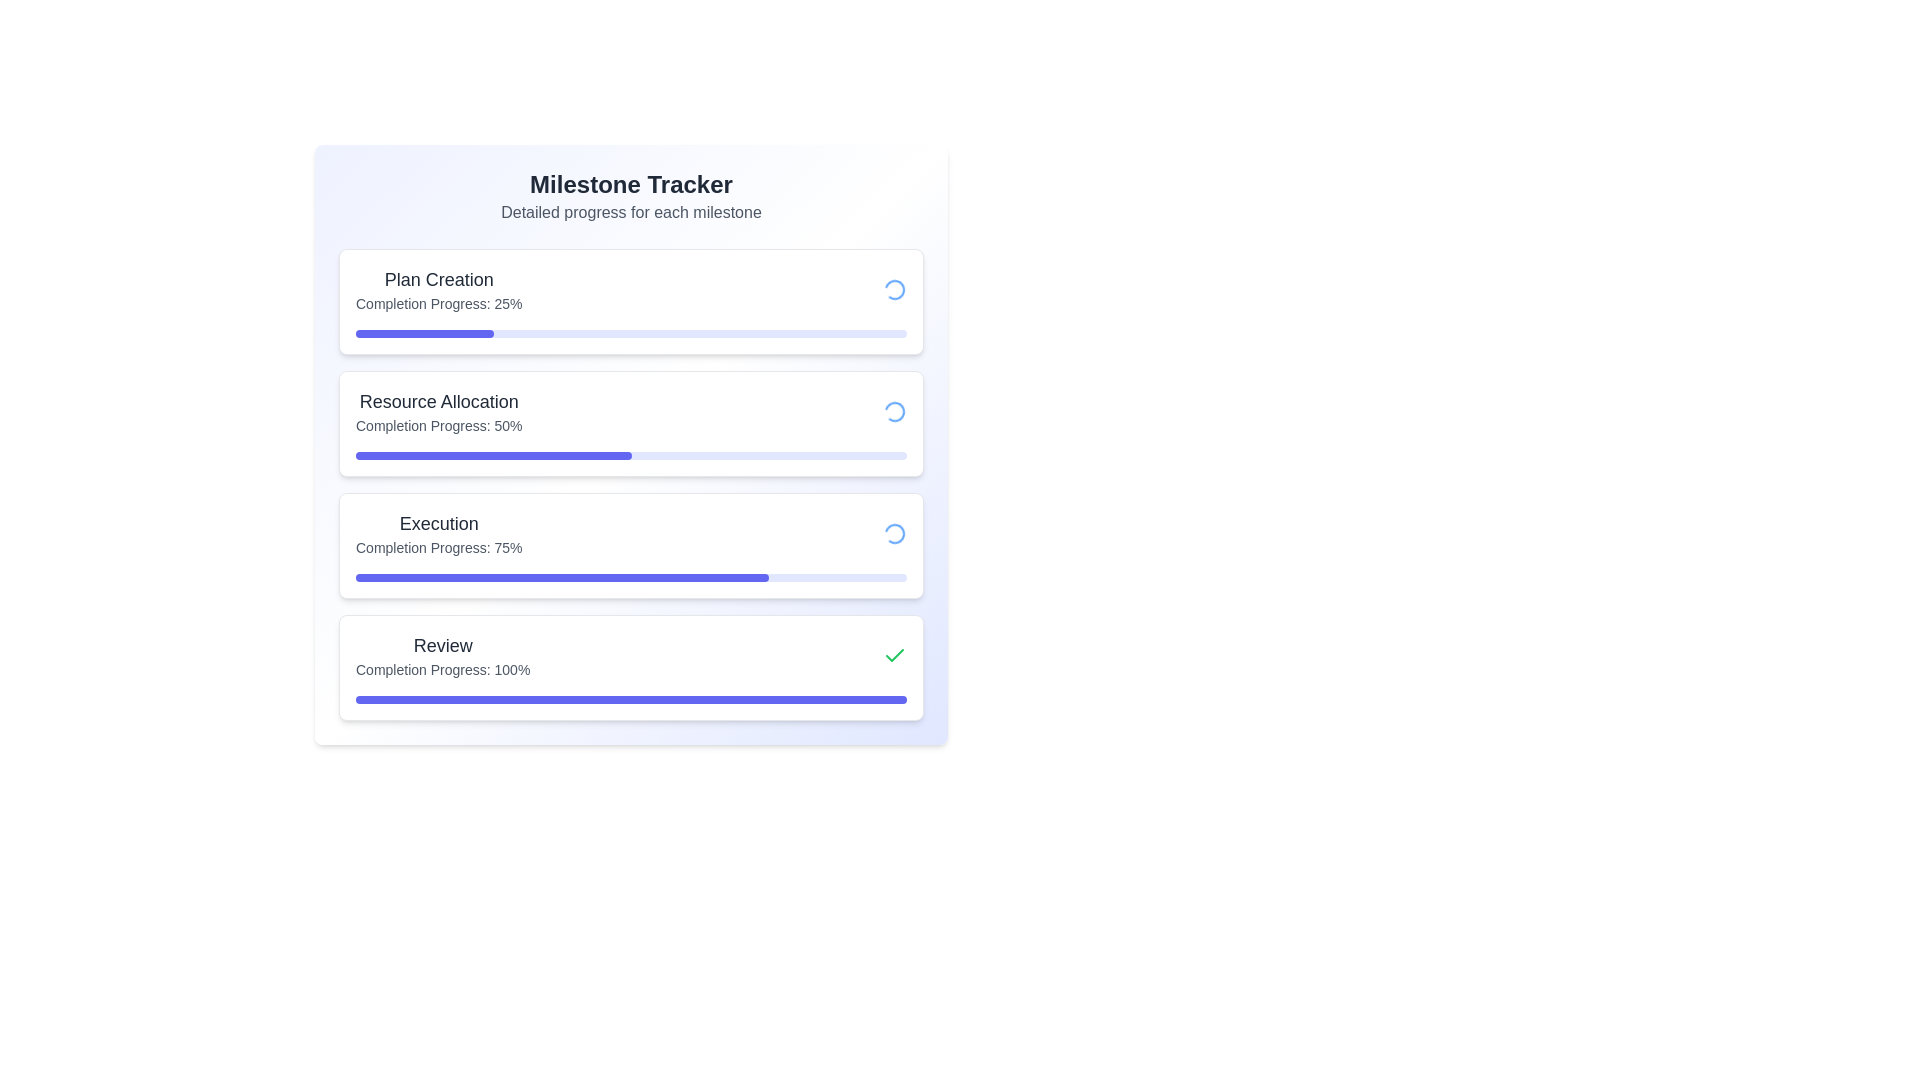 The width and height of the screenshot is (1920, 1080). What do you see at coordinates (630, 196) in the screenshot?
I see `text of the informative heading at the top center of the progress tracker card, which consists of two lines styled differently to denote importance and details` at bounding box center [630, 196].